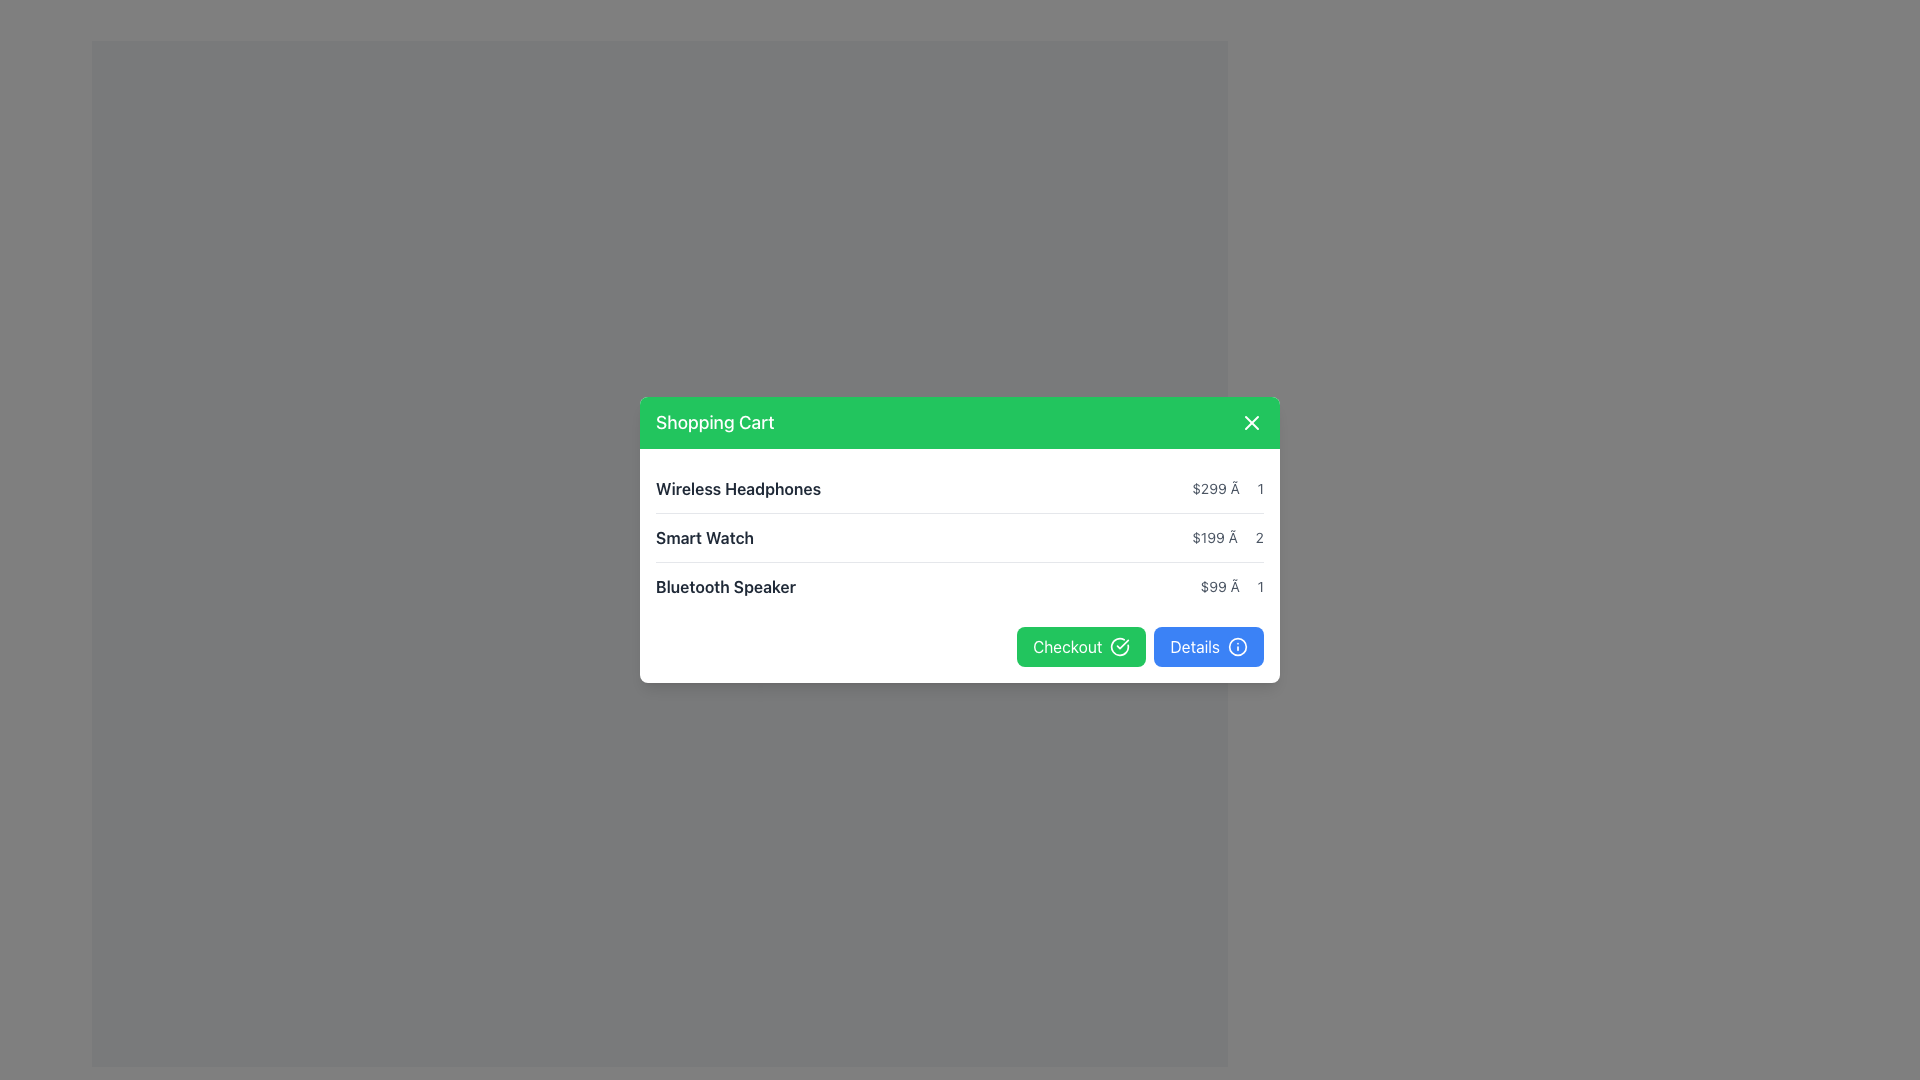 The image size is (1920, 1080). What do you see at coordinates (1237, 647) in the screenshot?
I see `the innermost circular shape within the icon located to the right of the 'Details' button` at bounding box center [1237, 647].